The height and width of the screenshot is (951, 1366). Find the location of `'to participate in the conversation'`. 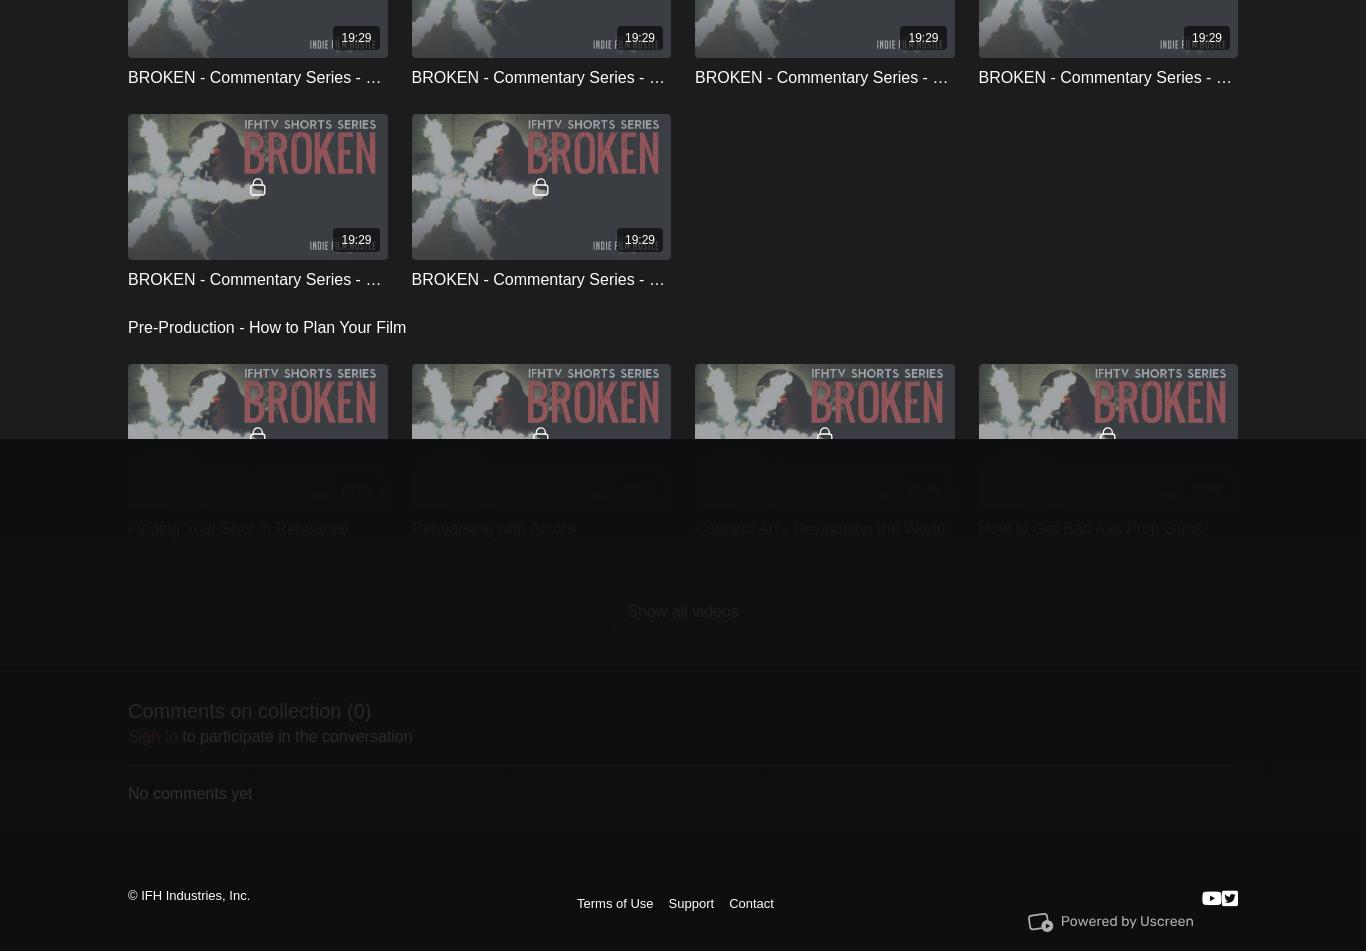

'to participate in the conversation' is located at coordinates (294, 734).